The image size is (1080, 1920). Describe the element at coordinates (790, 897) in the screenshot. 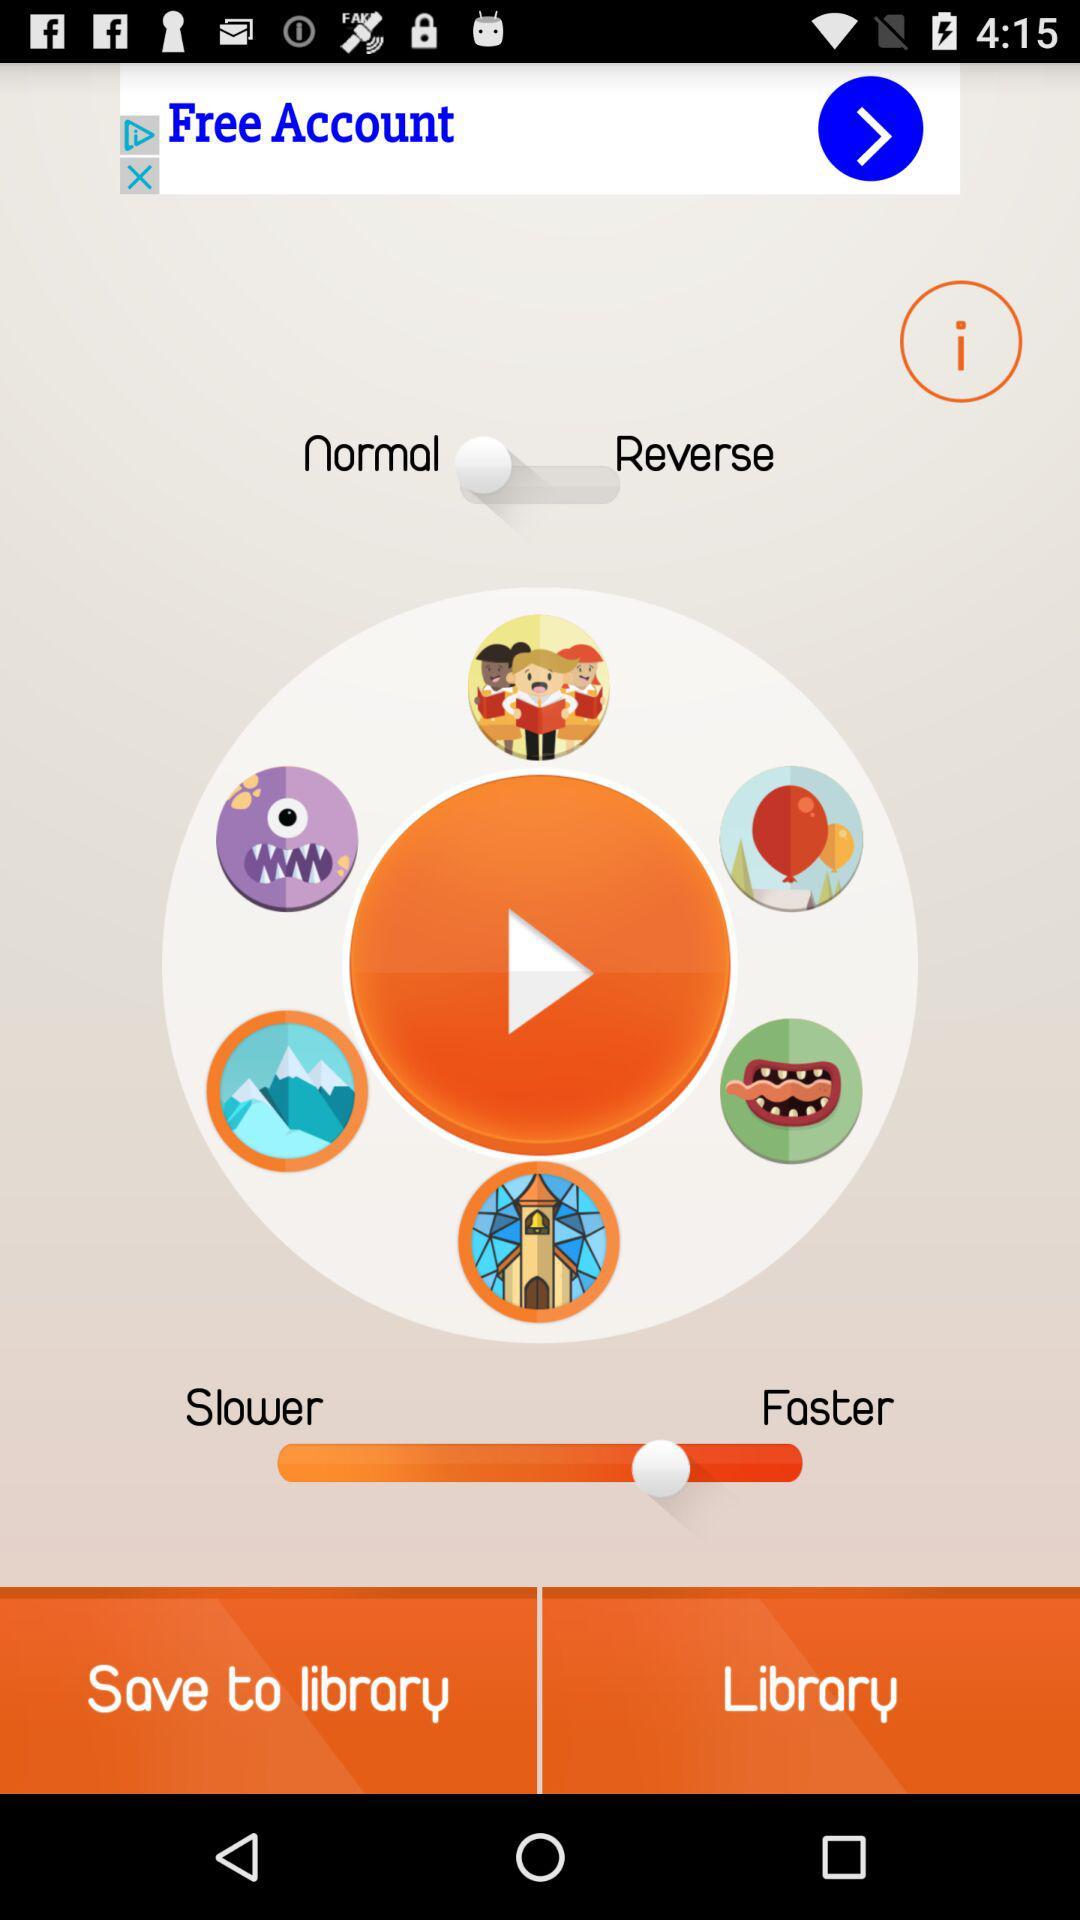

I see `the location icon` at that location.